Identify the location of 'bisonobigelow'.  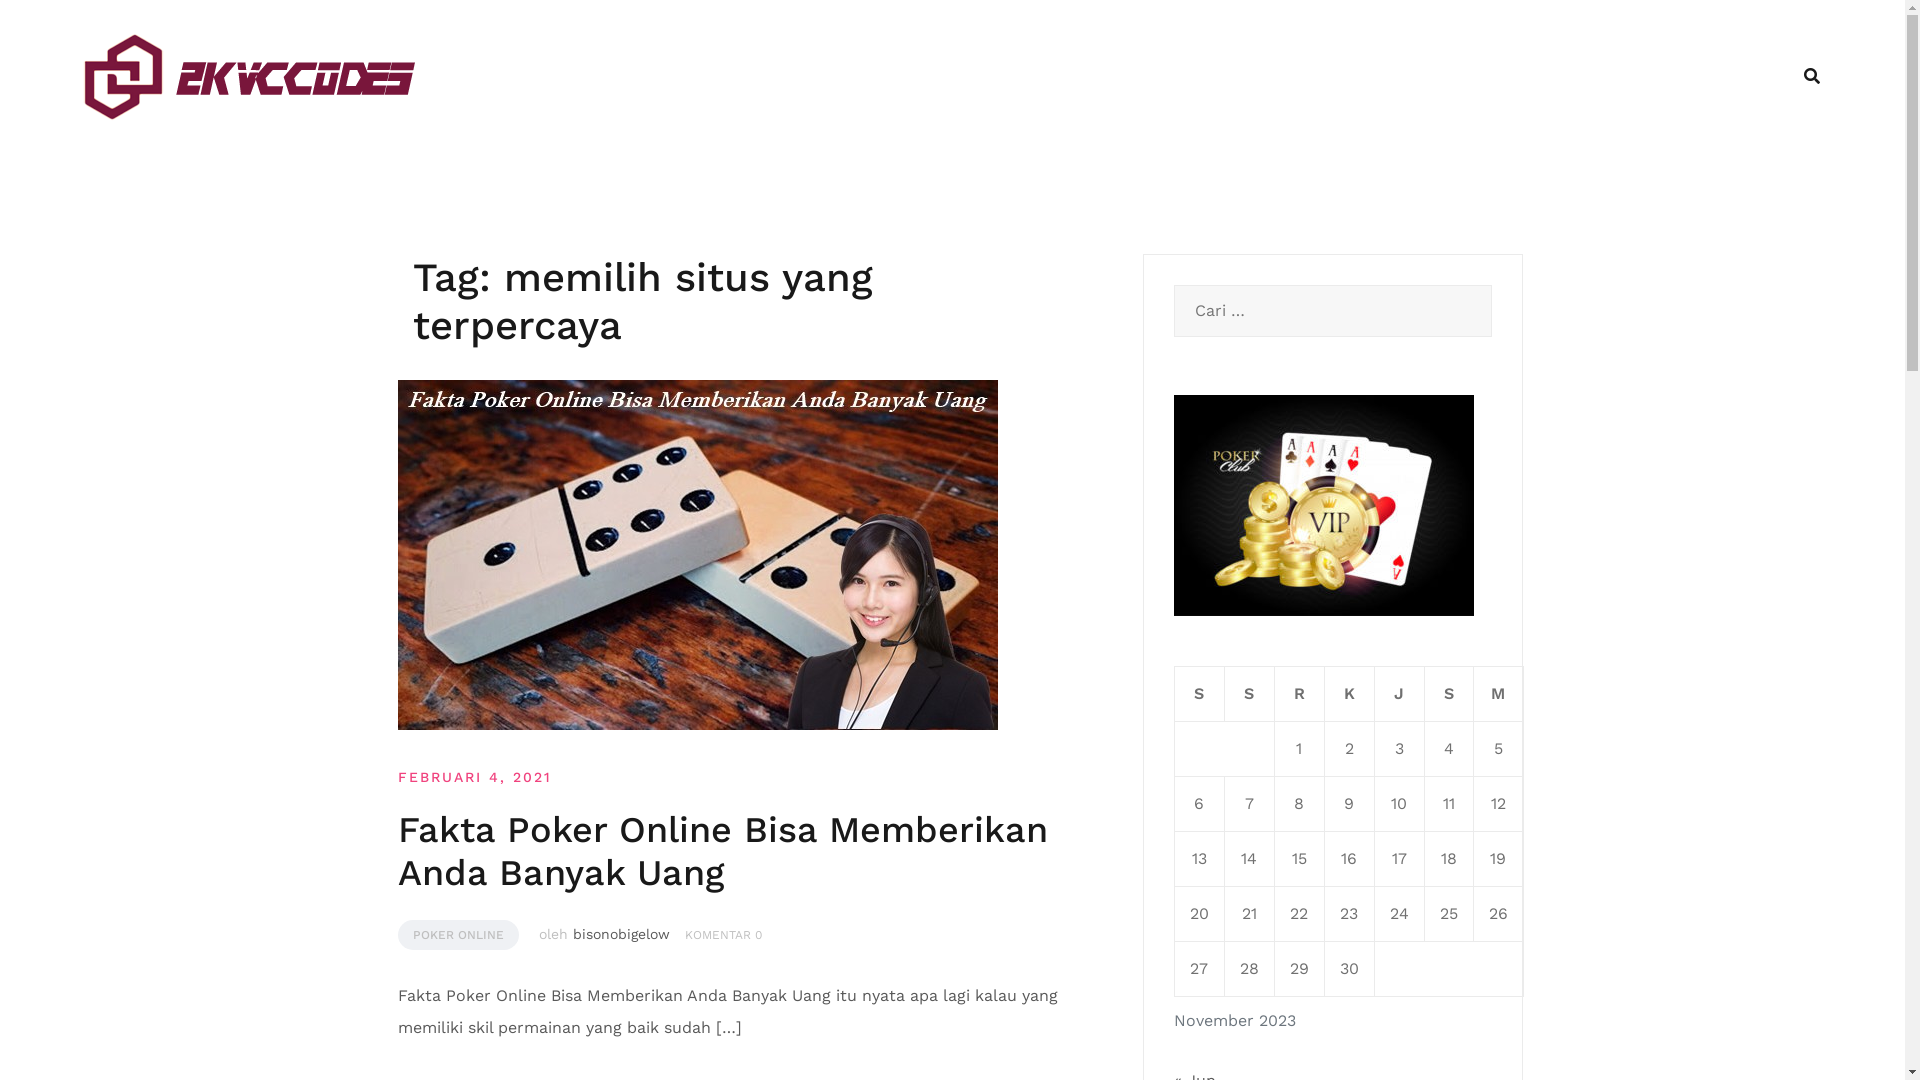
(619, 933).